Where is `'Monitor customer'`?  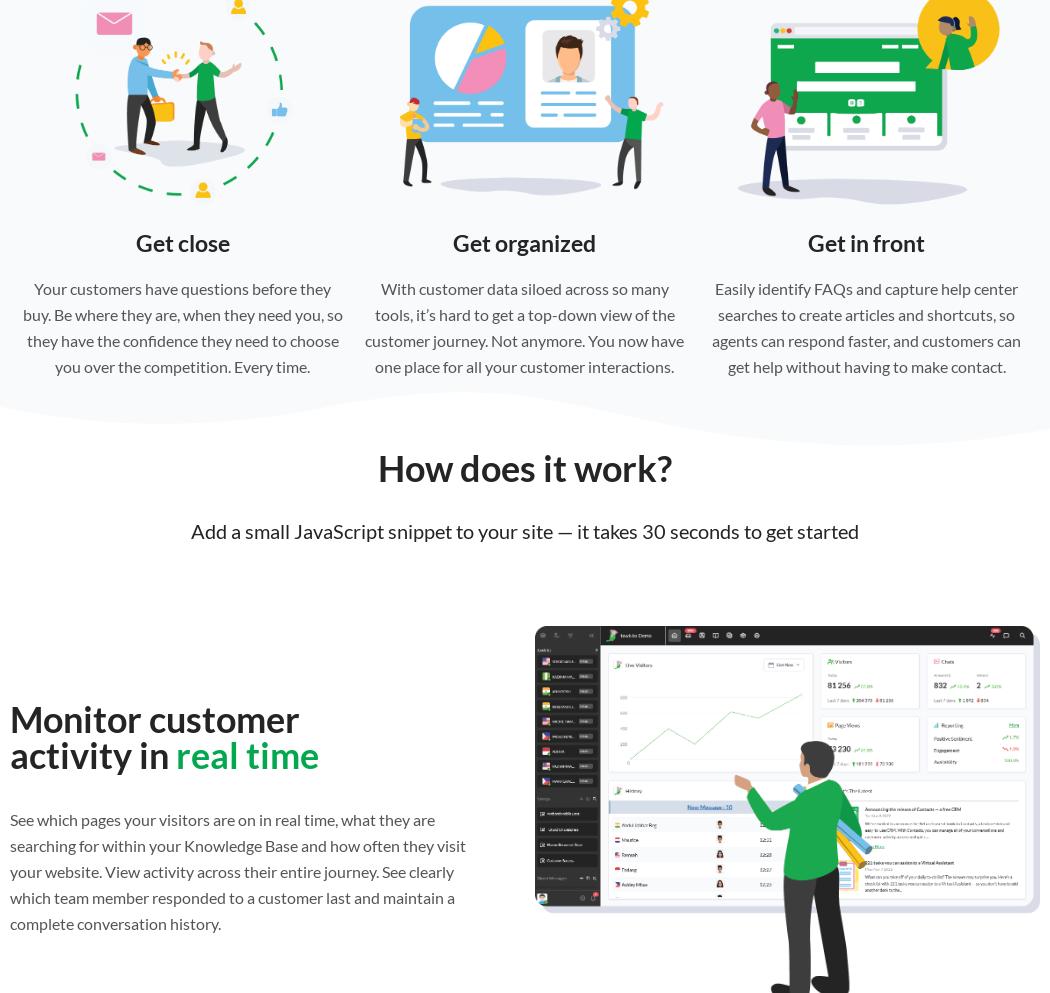
'Monitor customer' is located at coordinates (9, 717).